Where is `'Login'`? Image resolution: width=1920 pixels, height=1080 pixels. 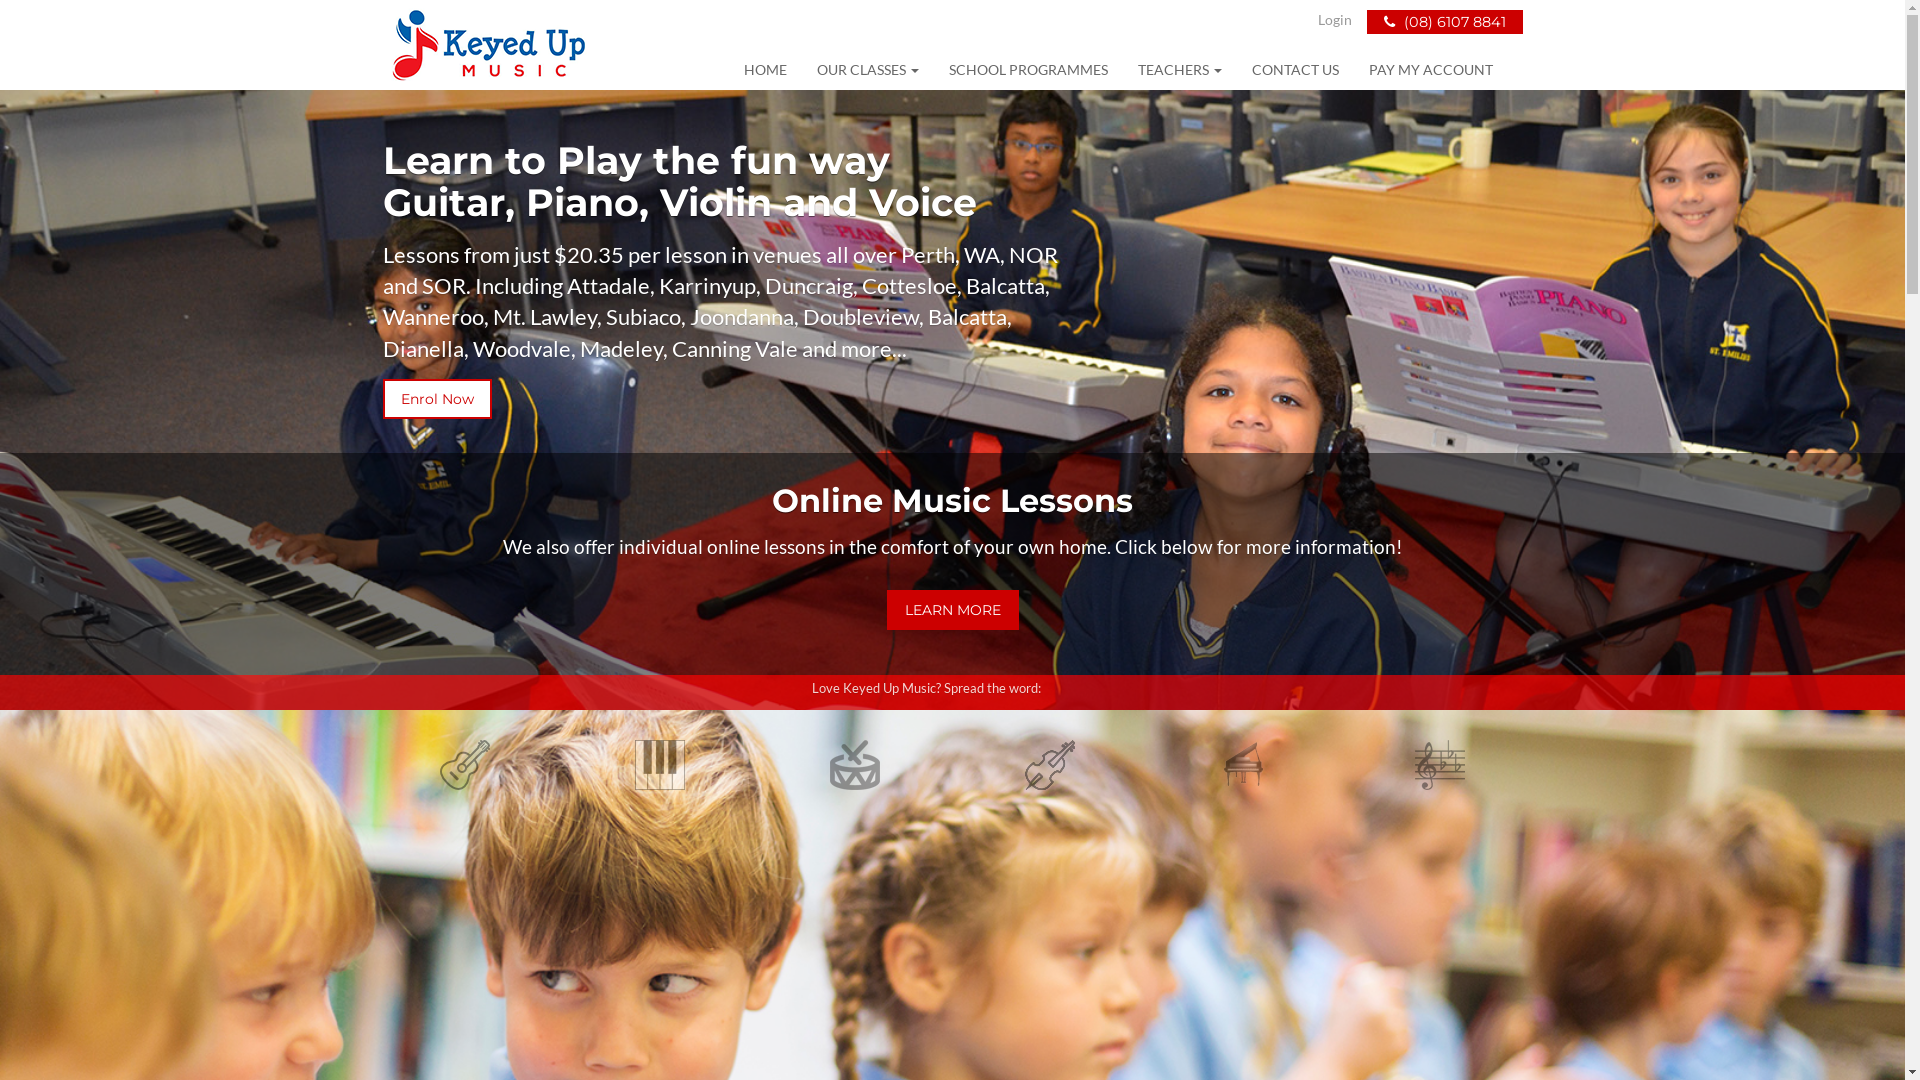 'Login' is located at coordinates (1334, 19).